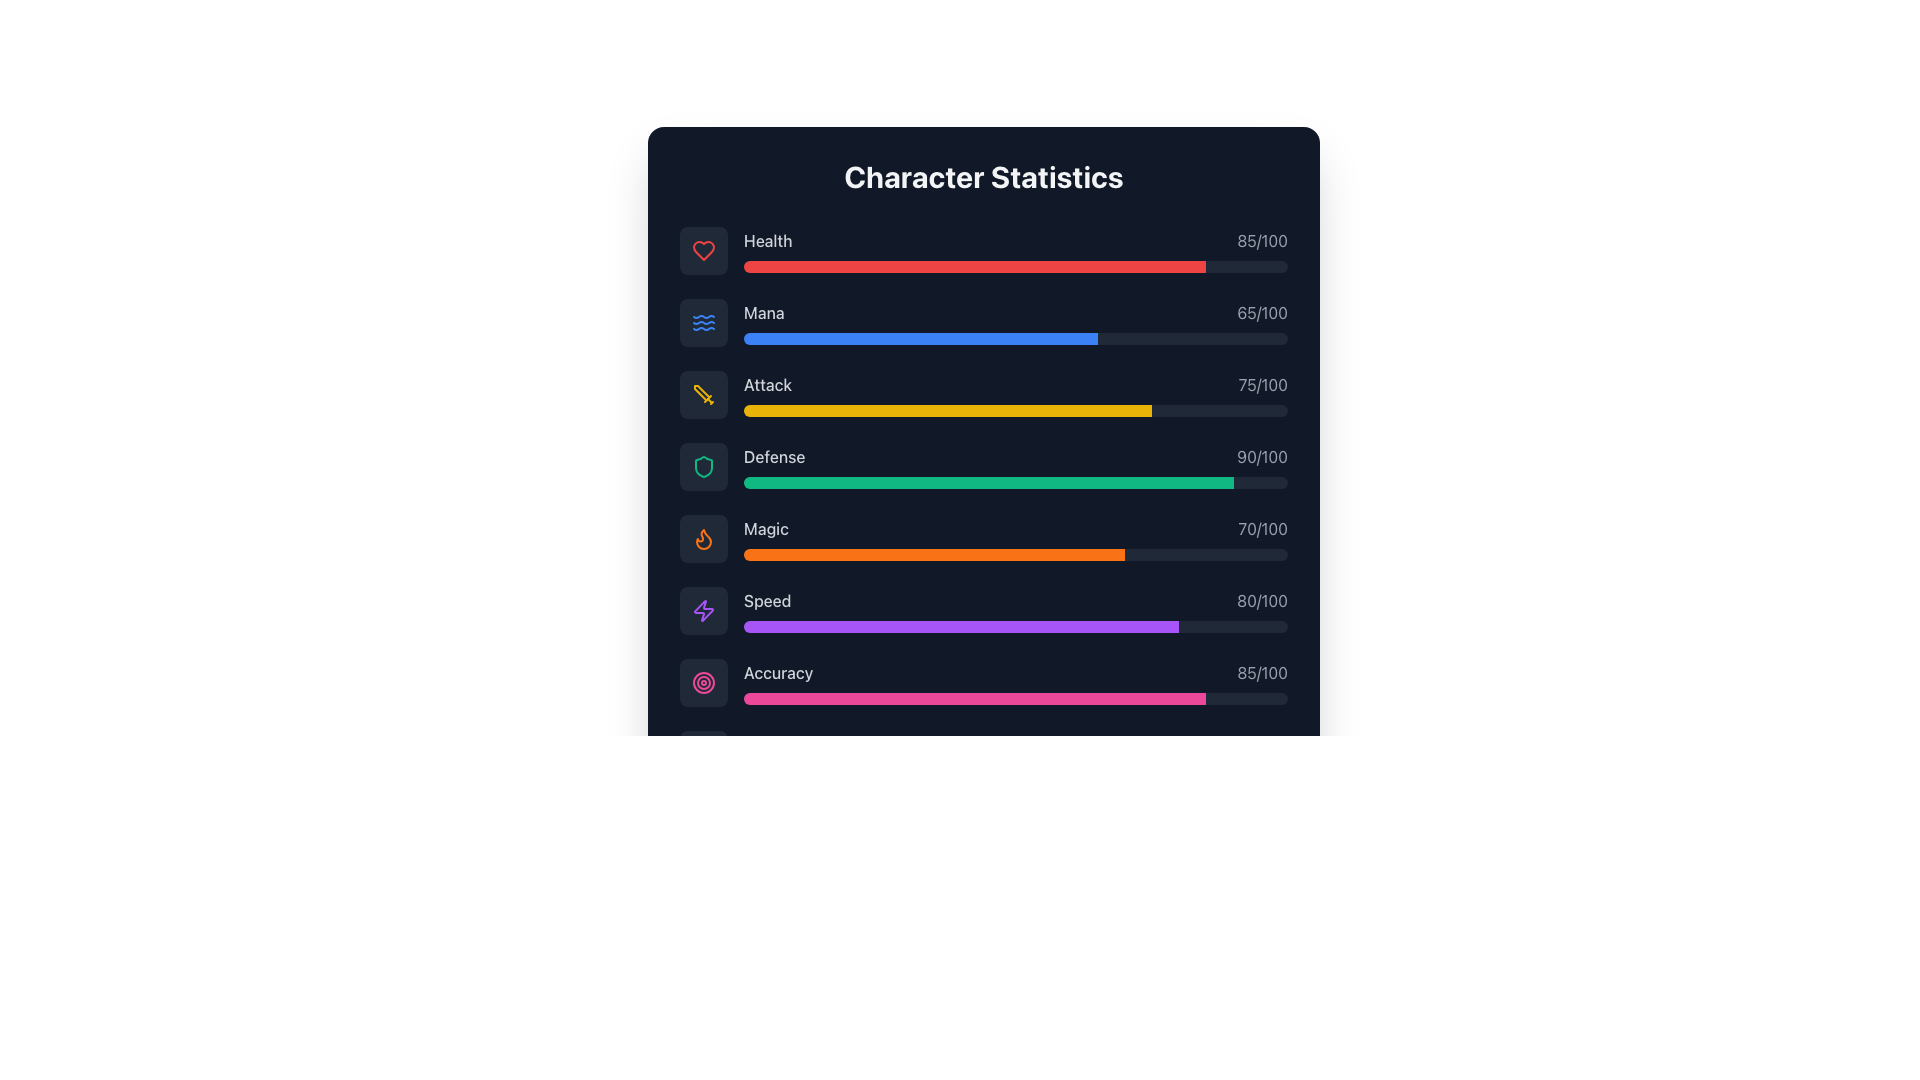  I want to click on the Progress bar representing the 'Magic' attribute, which visually indicates a level of 70 out of 100, located in the fifth row of the 'Character Statistics' section below the 'Magic70/100' label, so click(1016, 555).